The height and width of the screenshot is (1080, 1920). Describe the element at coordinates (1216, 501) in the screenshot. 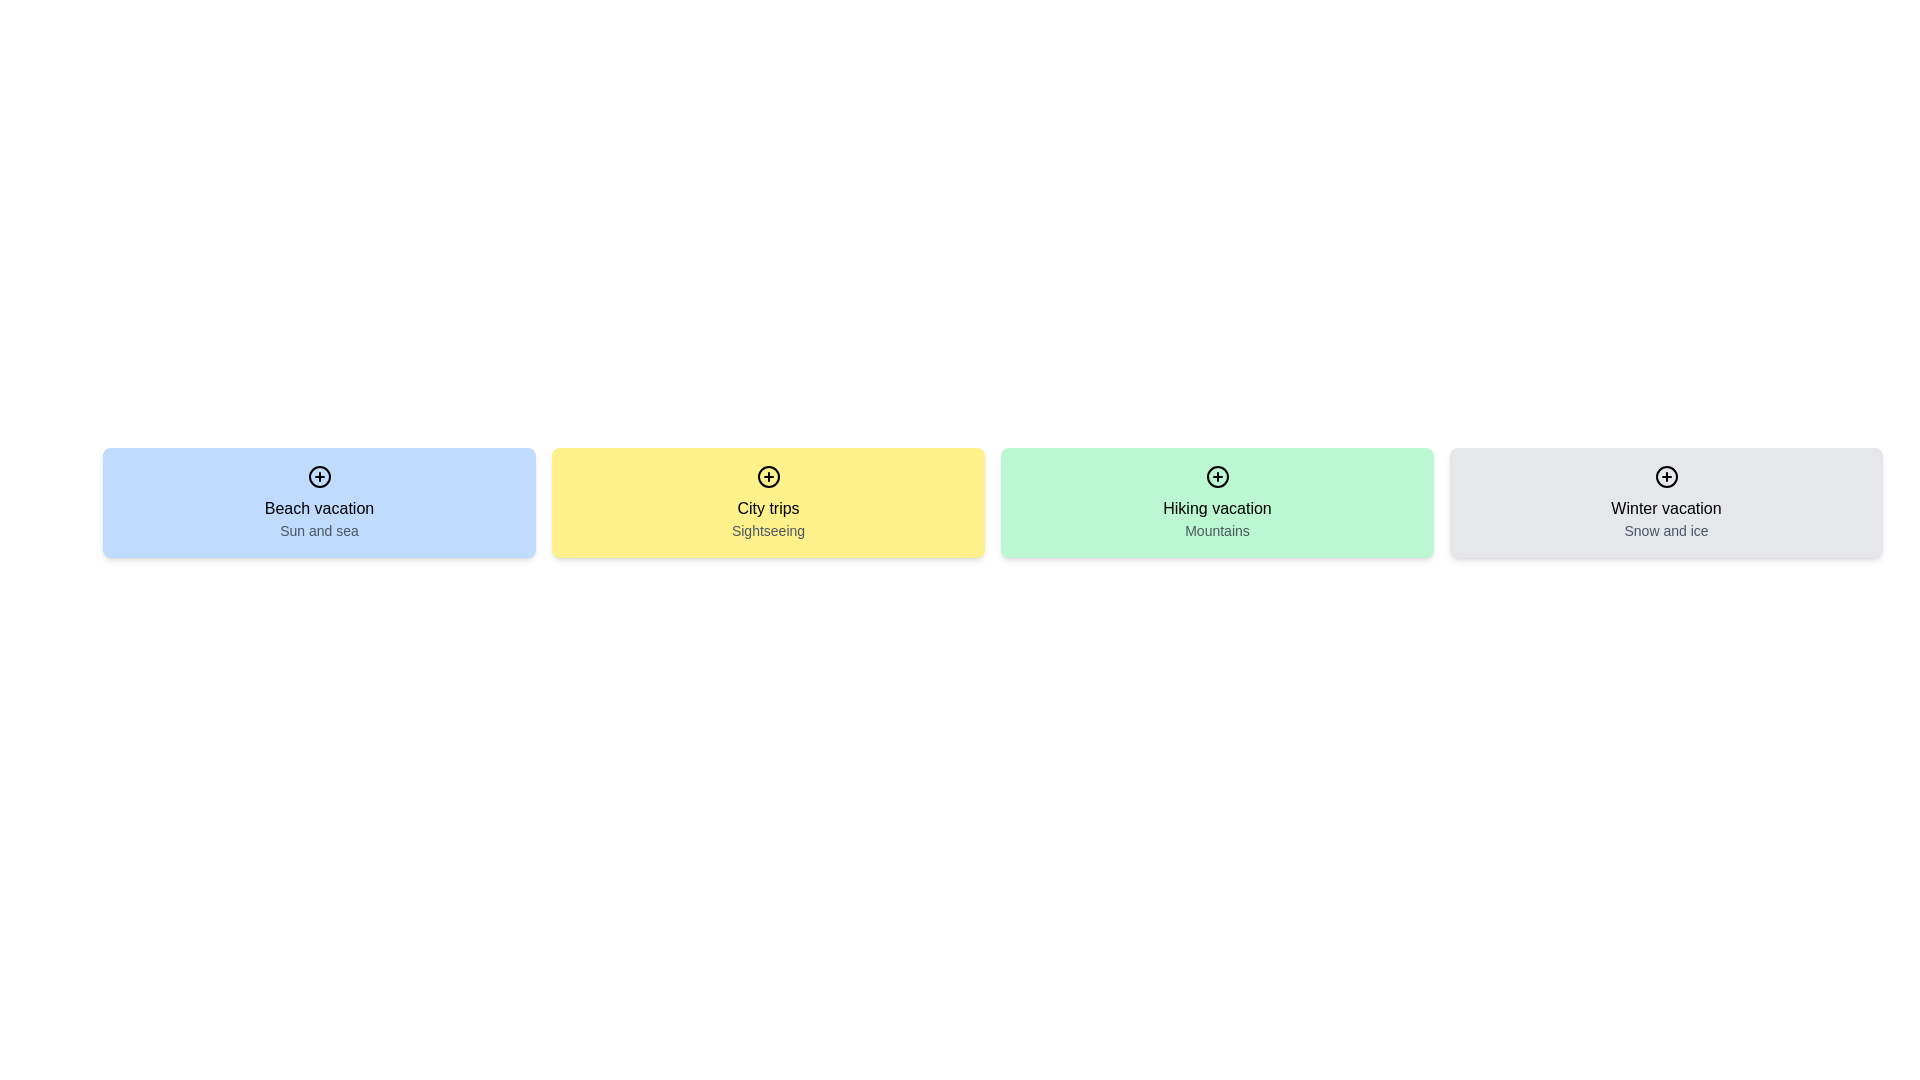

I see `the hiking vacation button, which is the third item in a grid layout between the 'City trips' and 'Winter vacation' boxes` at that location.